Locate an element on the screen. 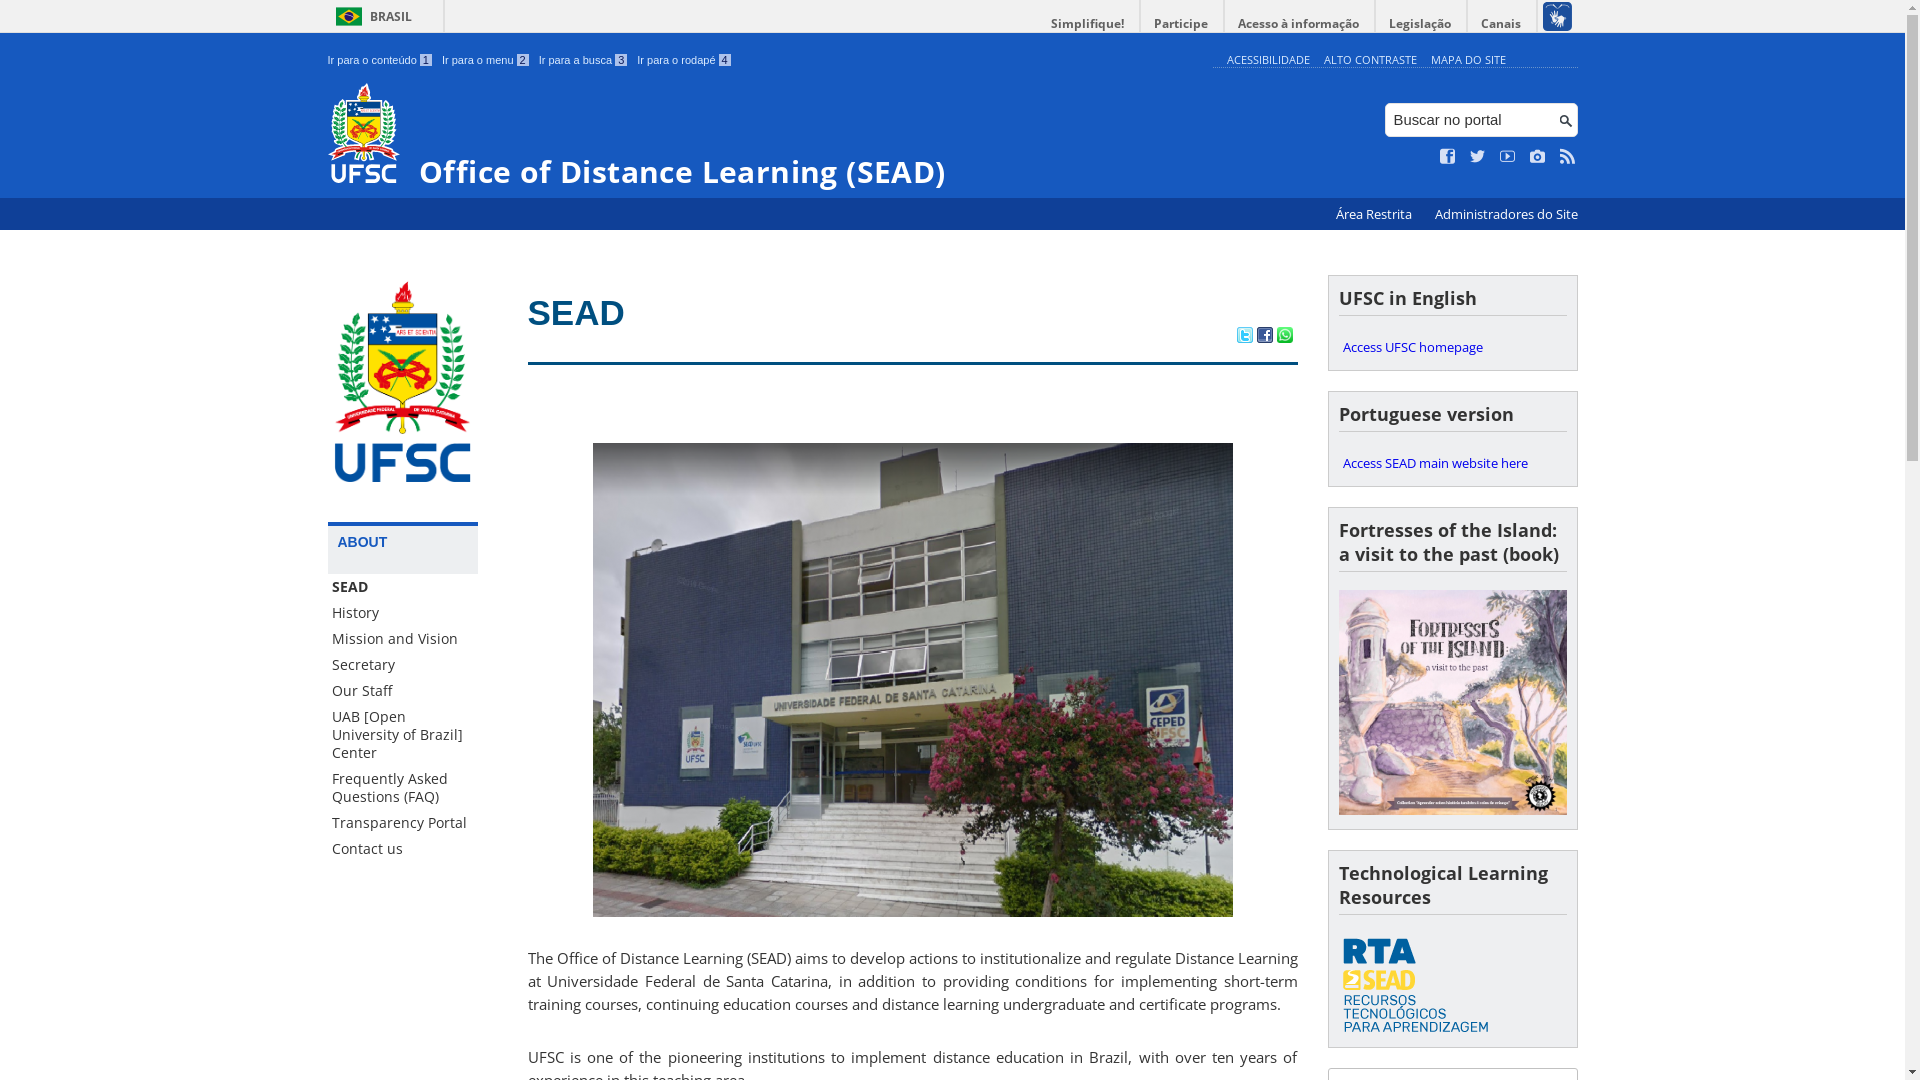 The width and height of the screenshot is (1920, 1080). 'Simplifique!' is located at coordinates (1037, 23).